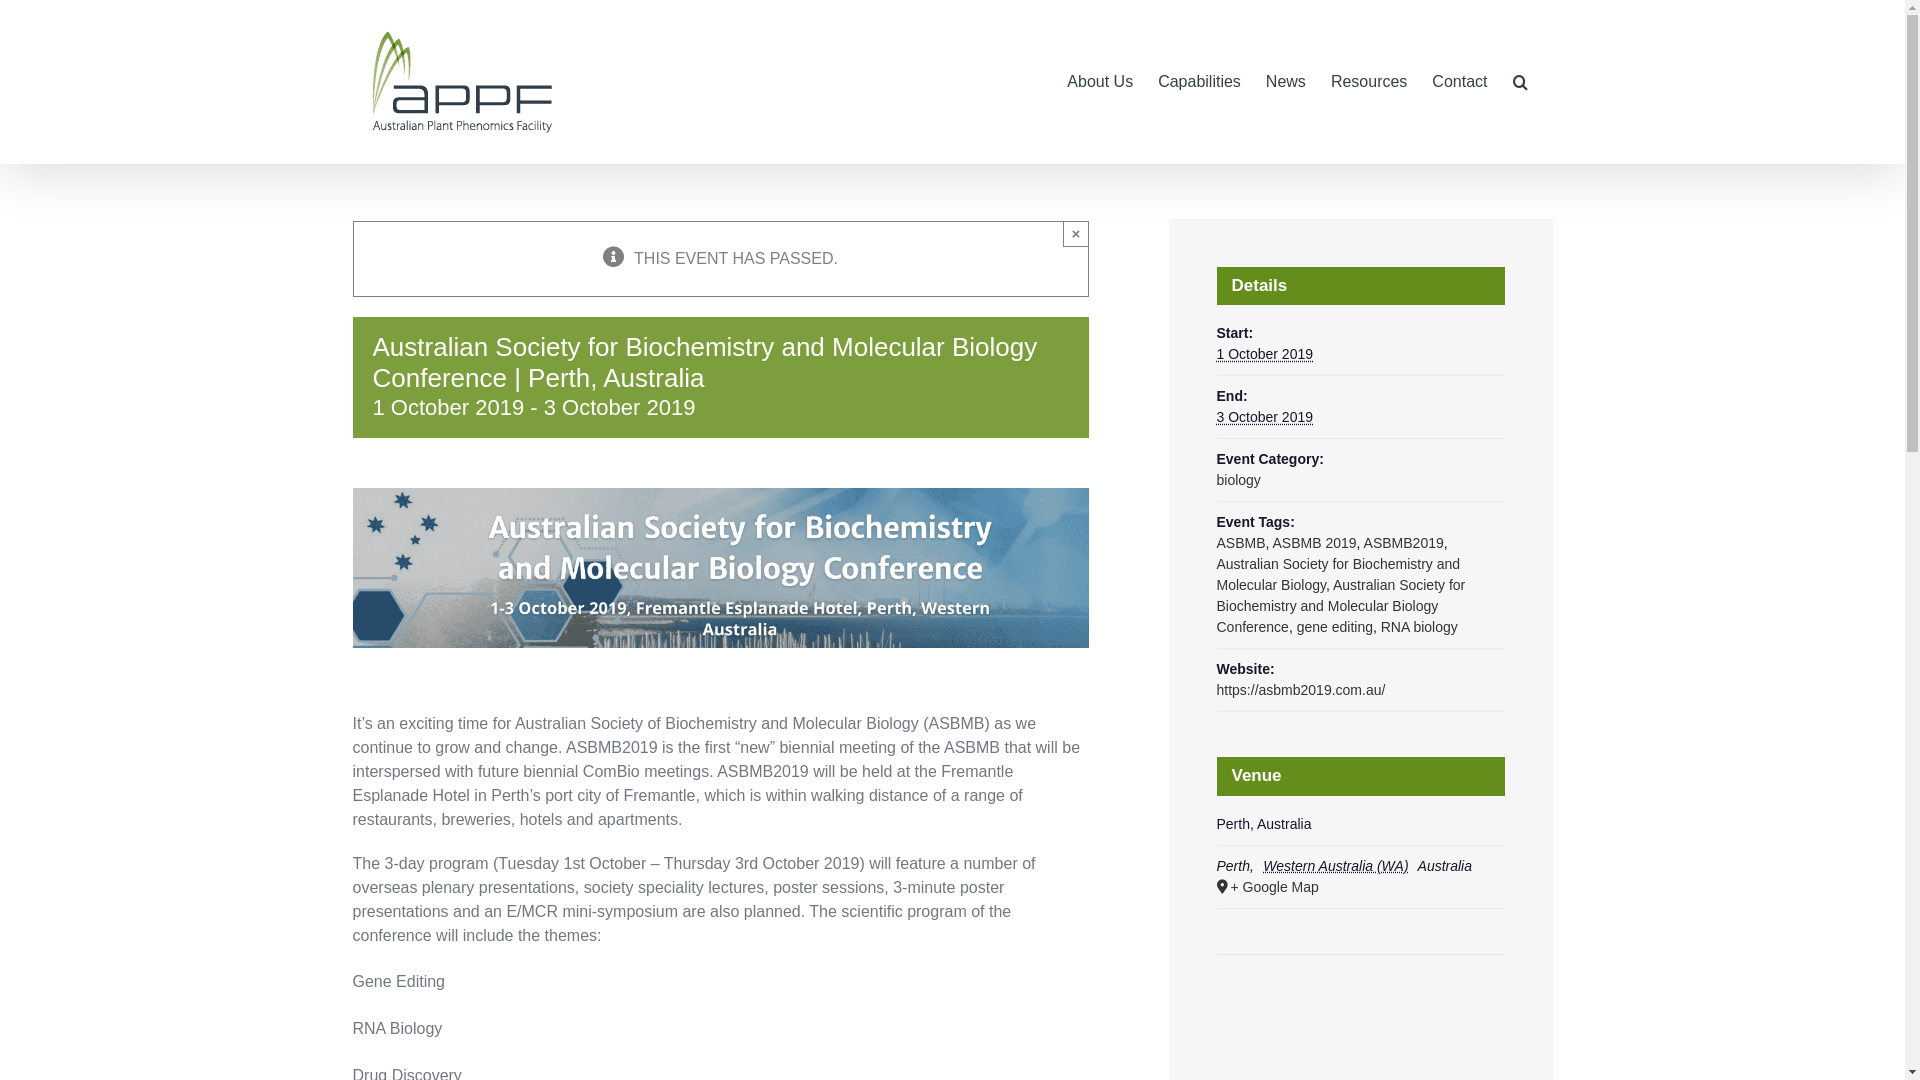 This screenshot has height=1080, width=1920. I want to click on 'Resources', so click(1367, 80).